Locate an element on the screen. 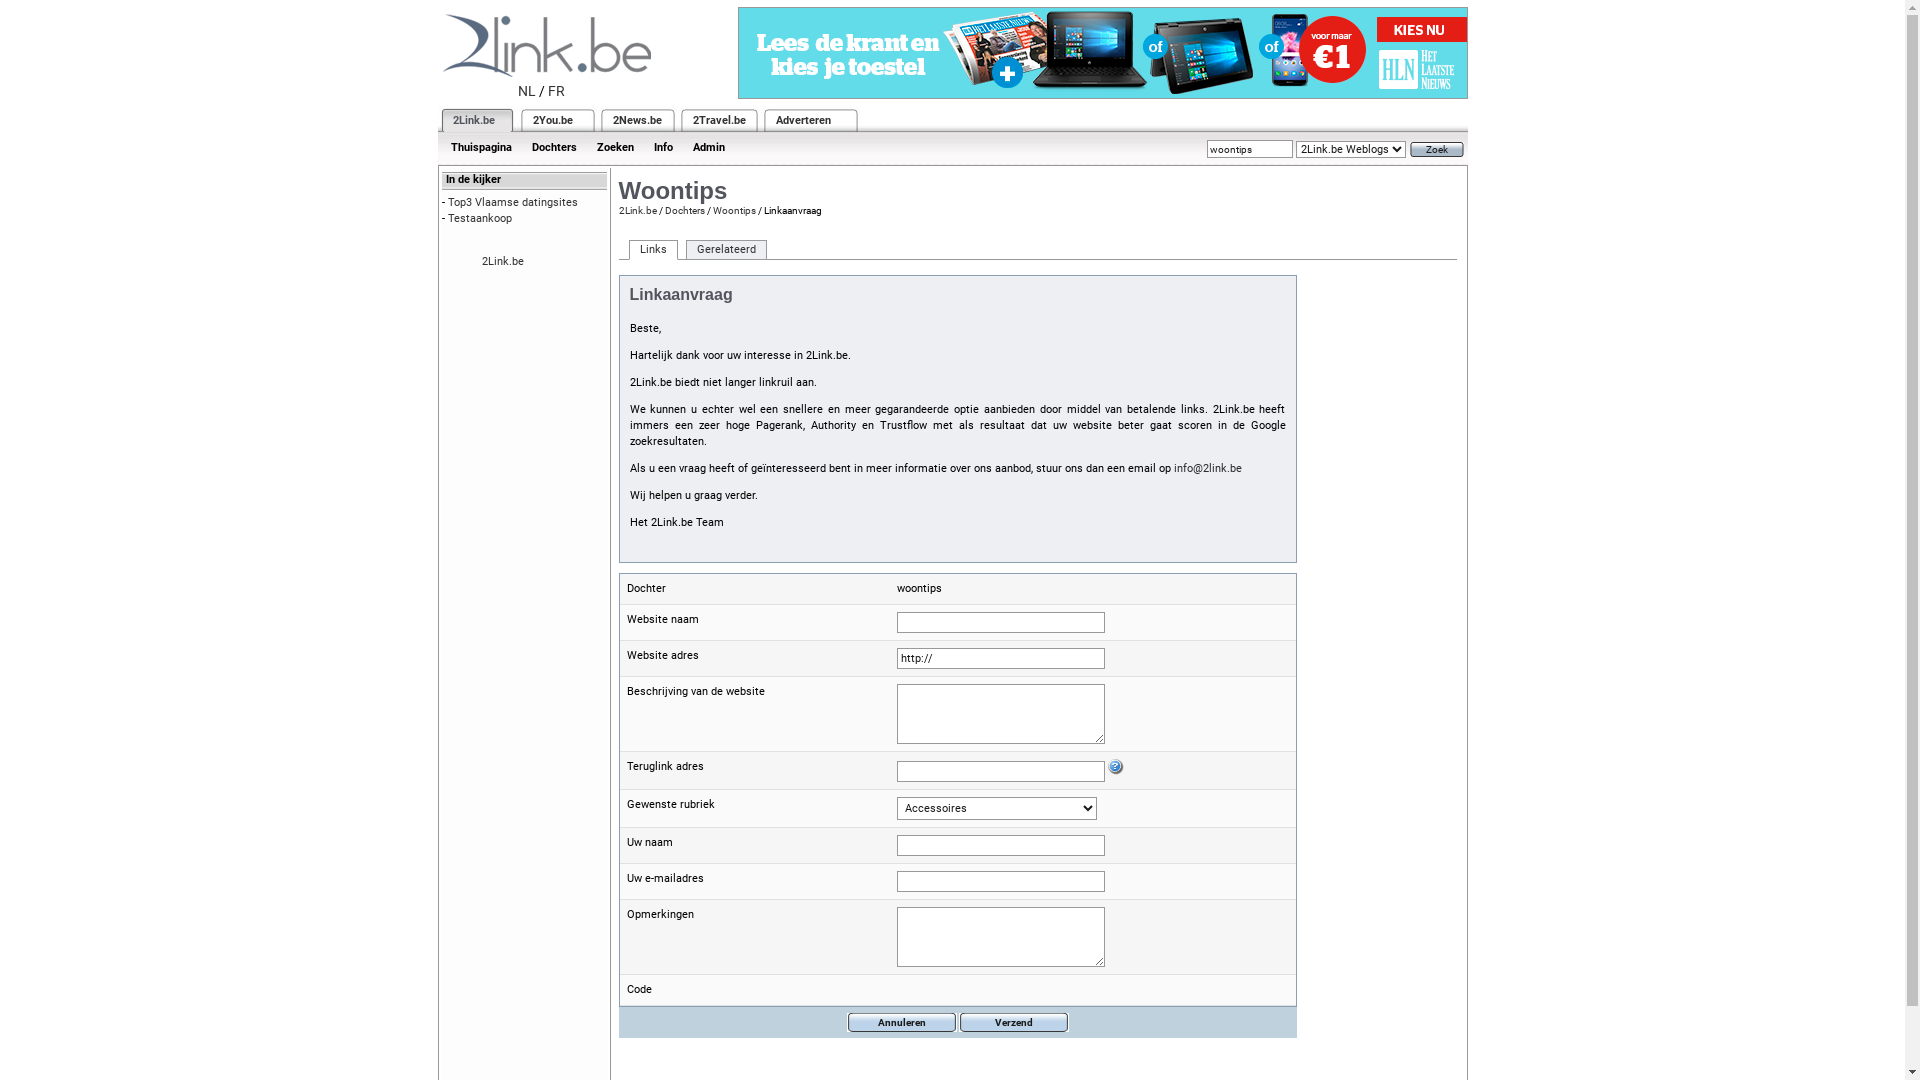 The image size is (1920, 1080). '2News.be' is located at coordinates (635, 120).